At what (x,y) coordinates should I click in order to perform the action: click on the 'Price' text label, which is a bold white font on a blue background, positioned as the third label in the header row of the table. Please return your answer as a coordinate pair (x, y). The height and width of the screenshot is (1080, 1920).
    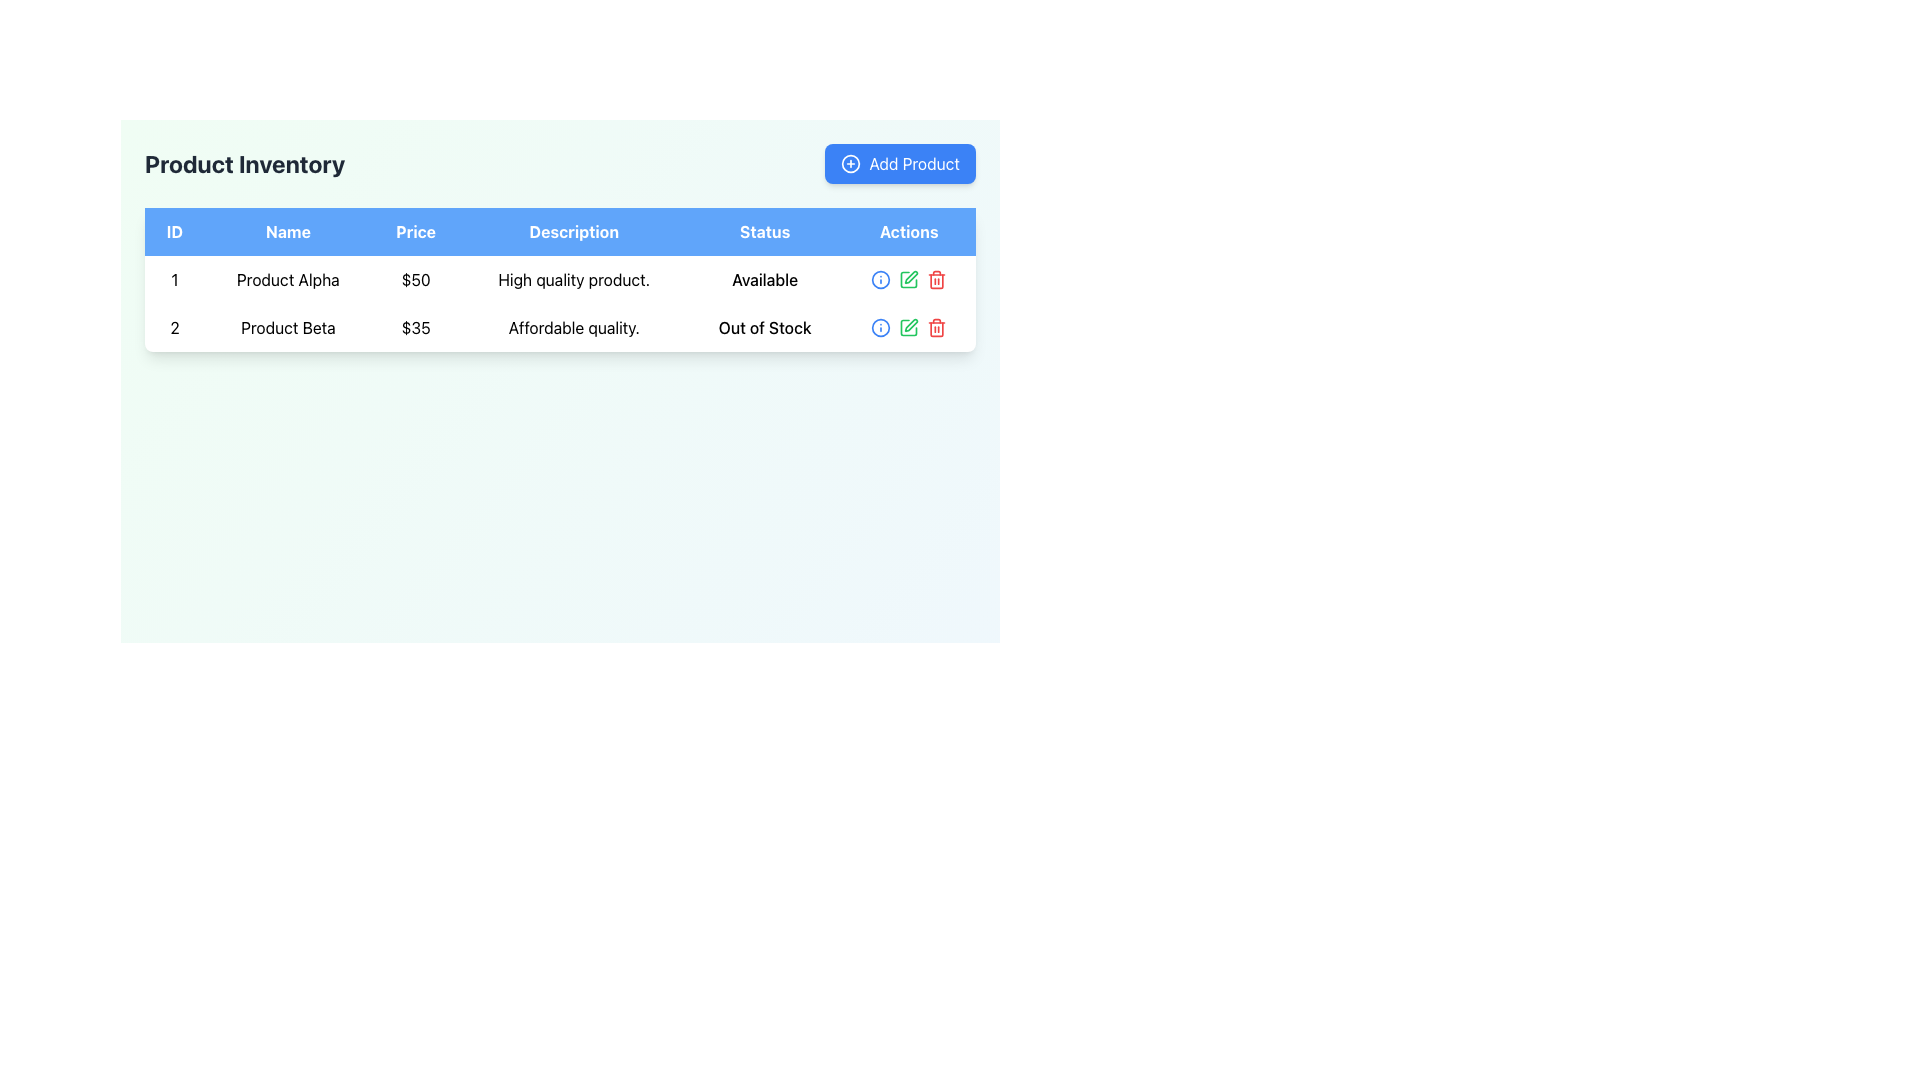
    Looking at the image, I should click on (415, 230).